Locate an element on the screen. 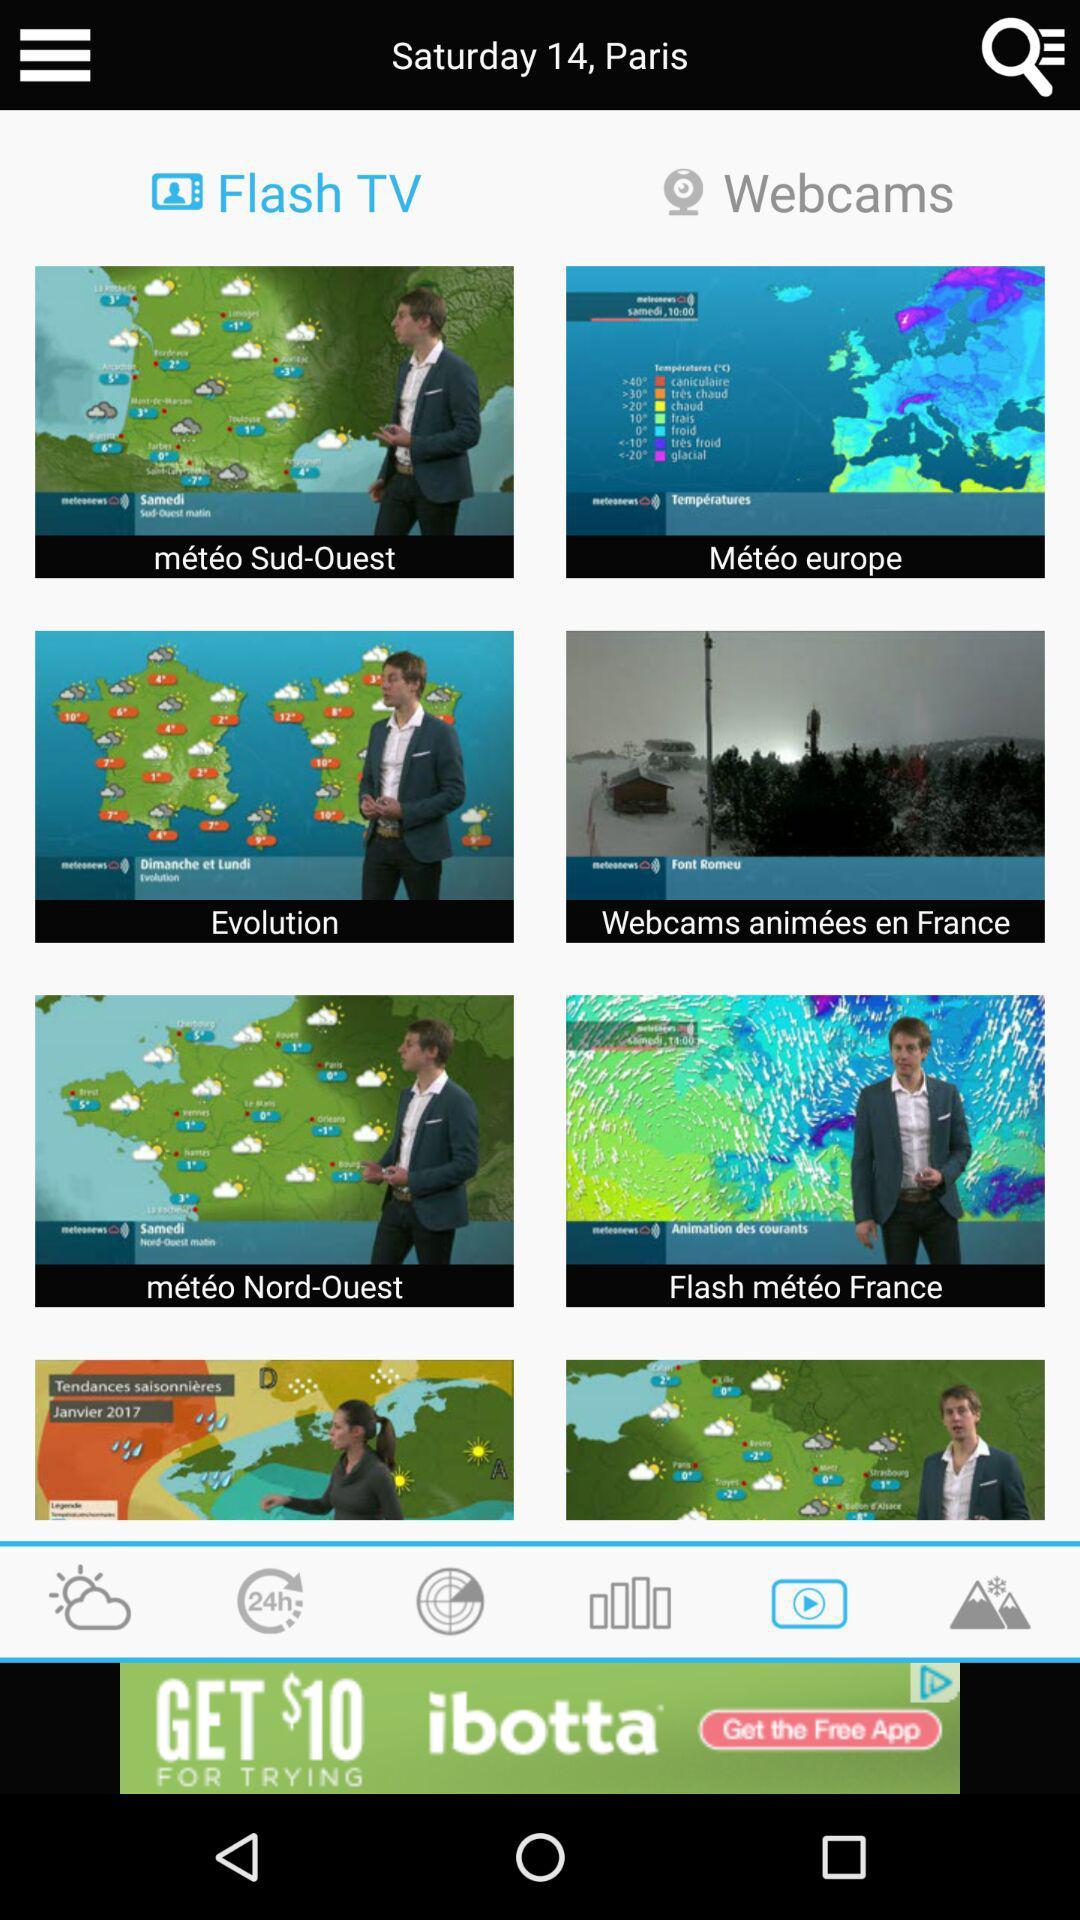  menu is located at coordinates (54, 55).